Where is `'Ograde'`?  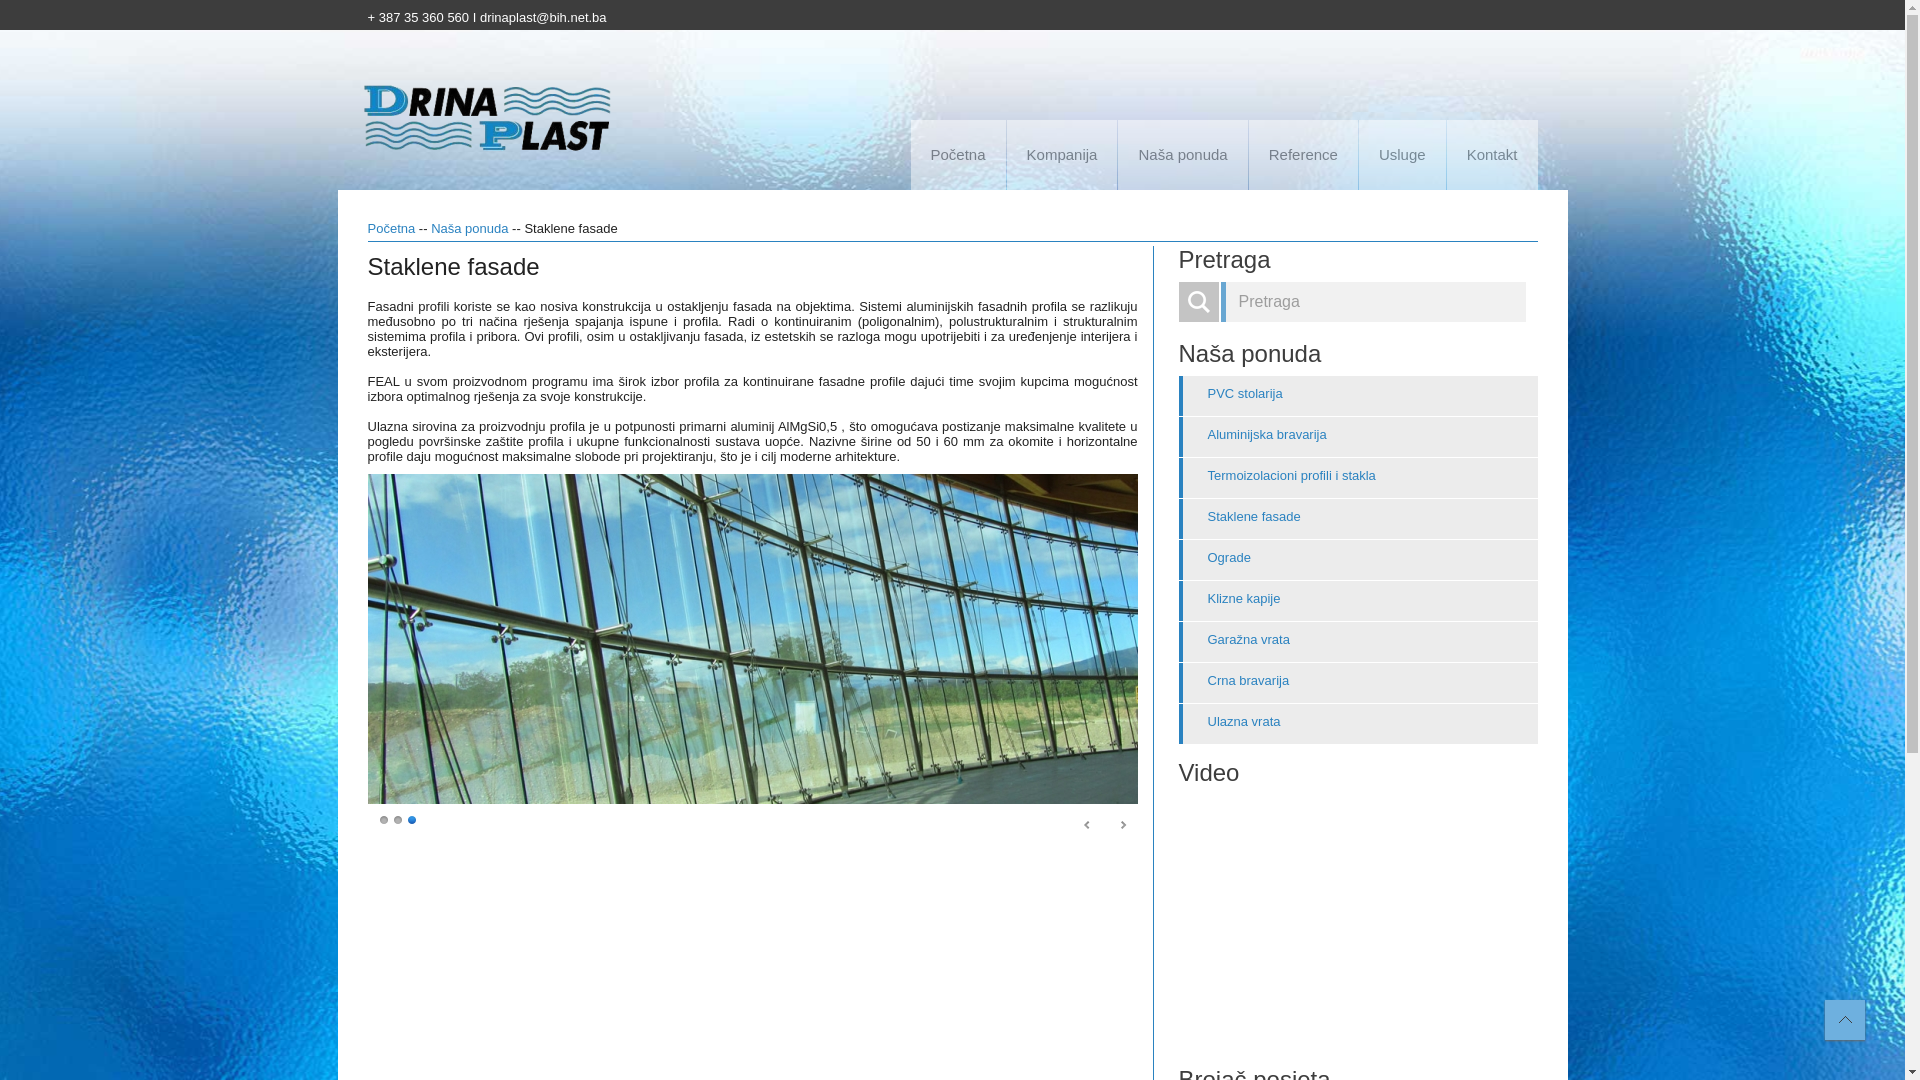
'Ograde' is located at coordinates (1357, 559).